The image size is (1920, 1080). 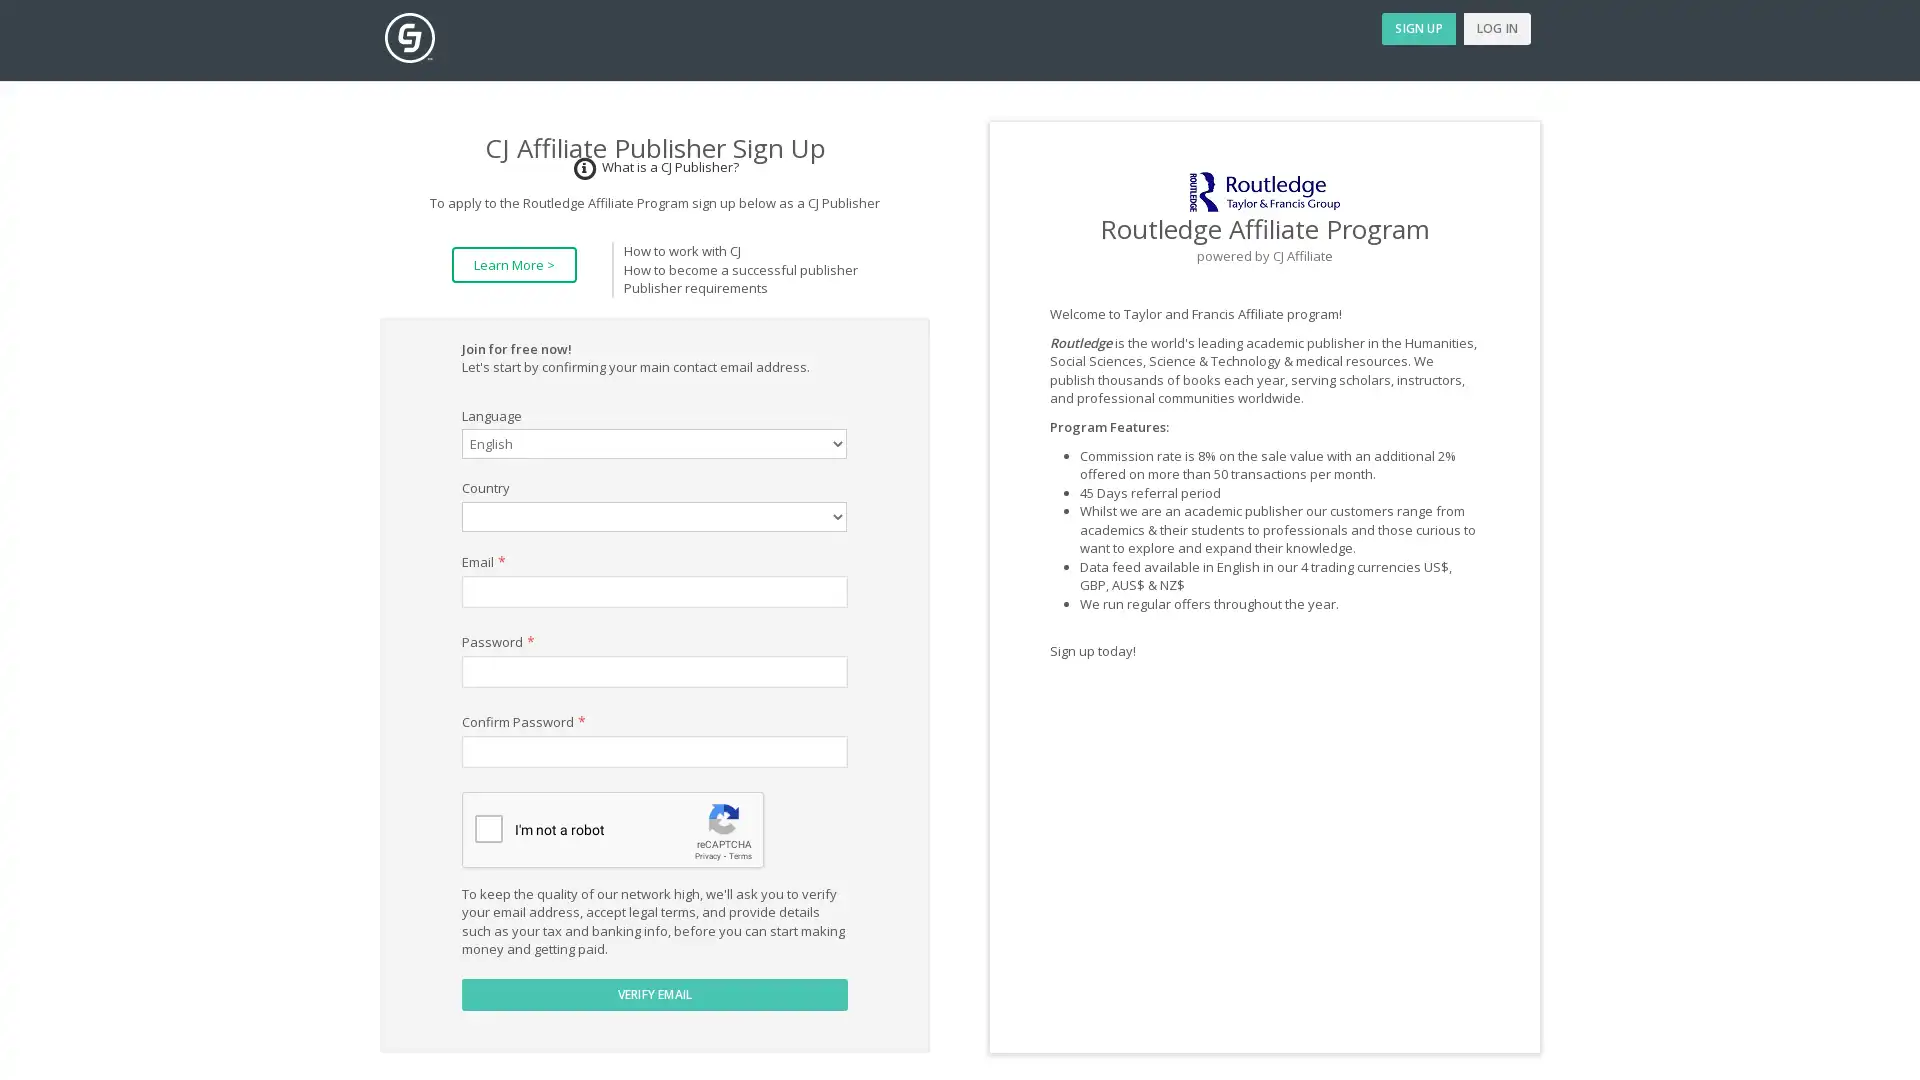 I want to click on LOG IN, so click(x=1497, y=29).